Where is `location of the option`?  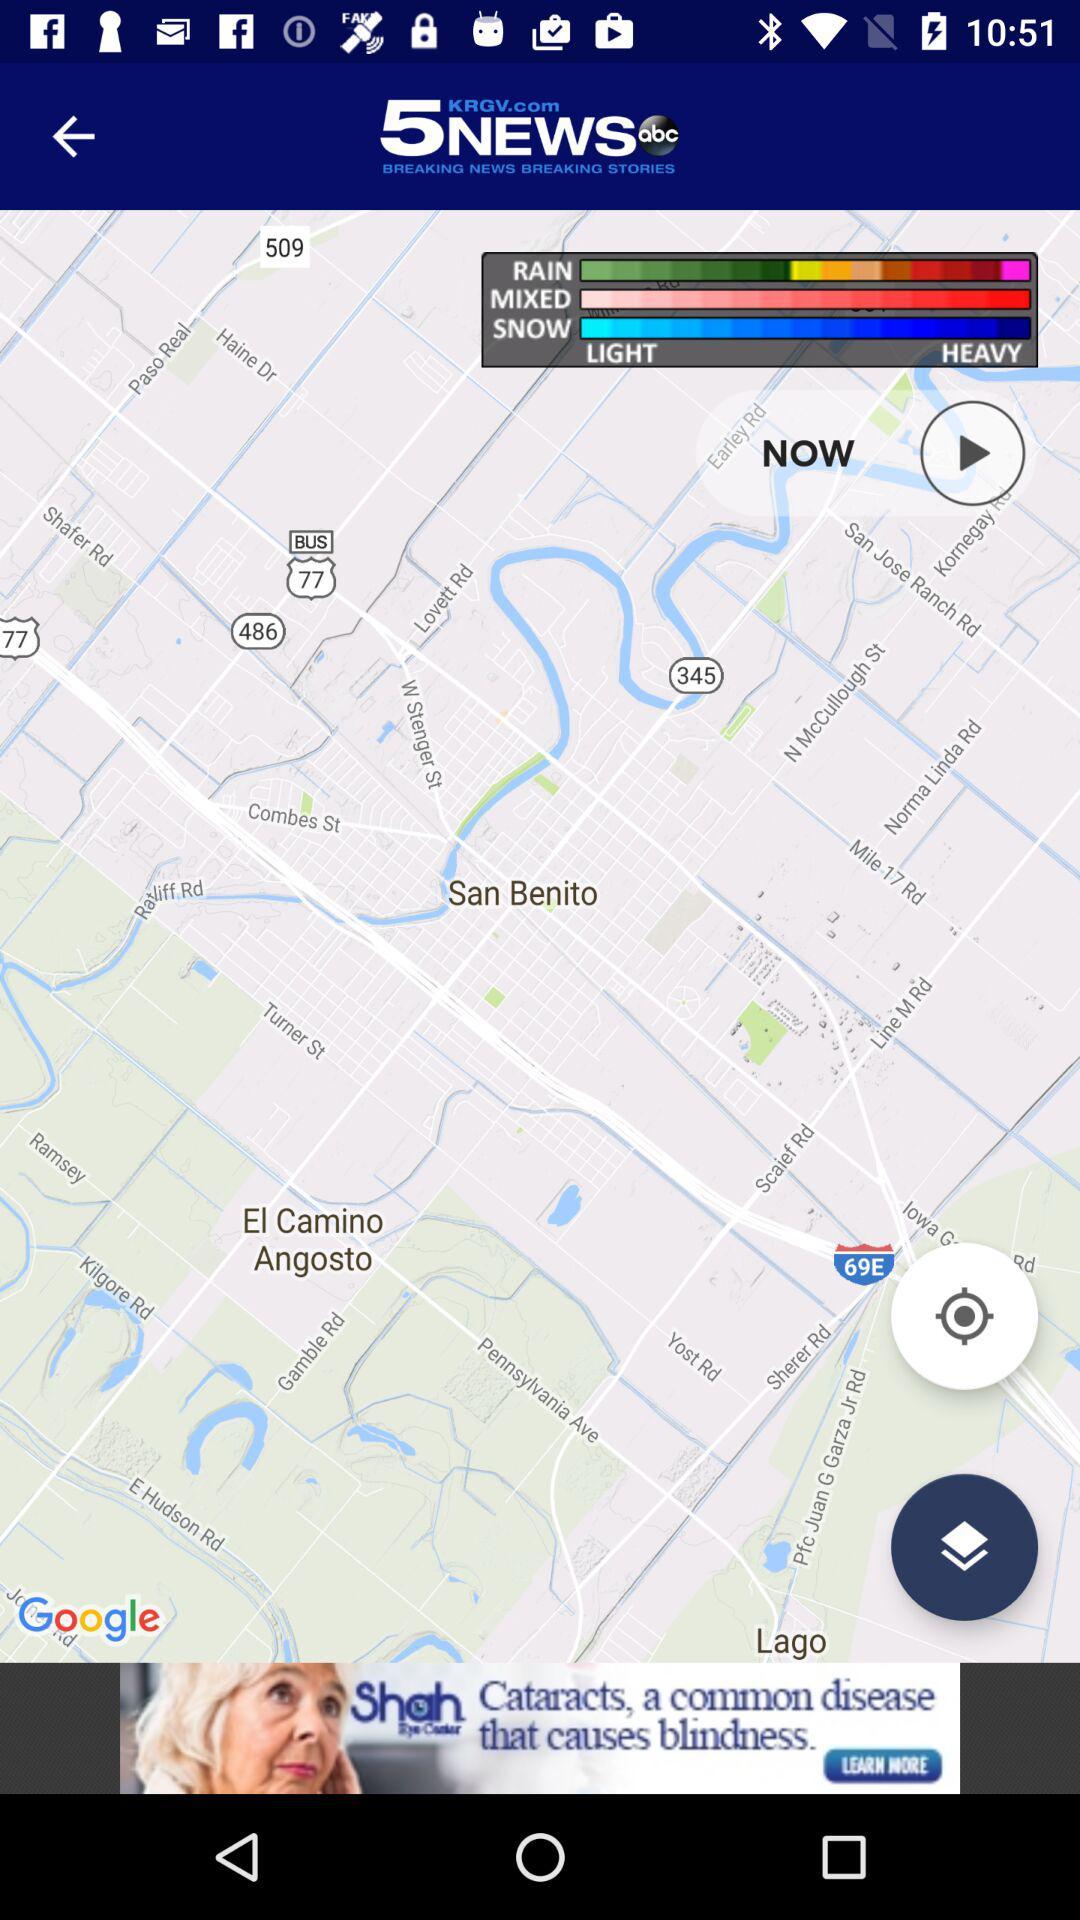 location of the option is located at coordinates (963, 1546).